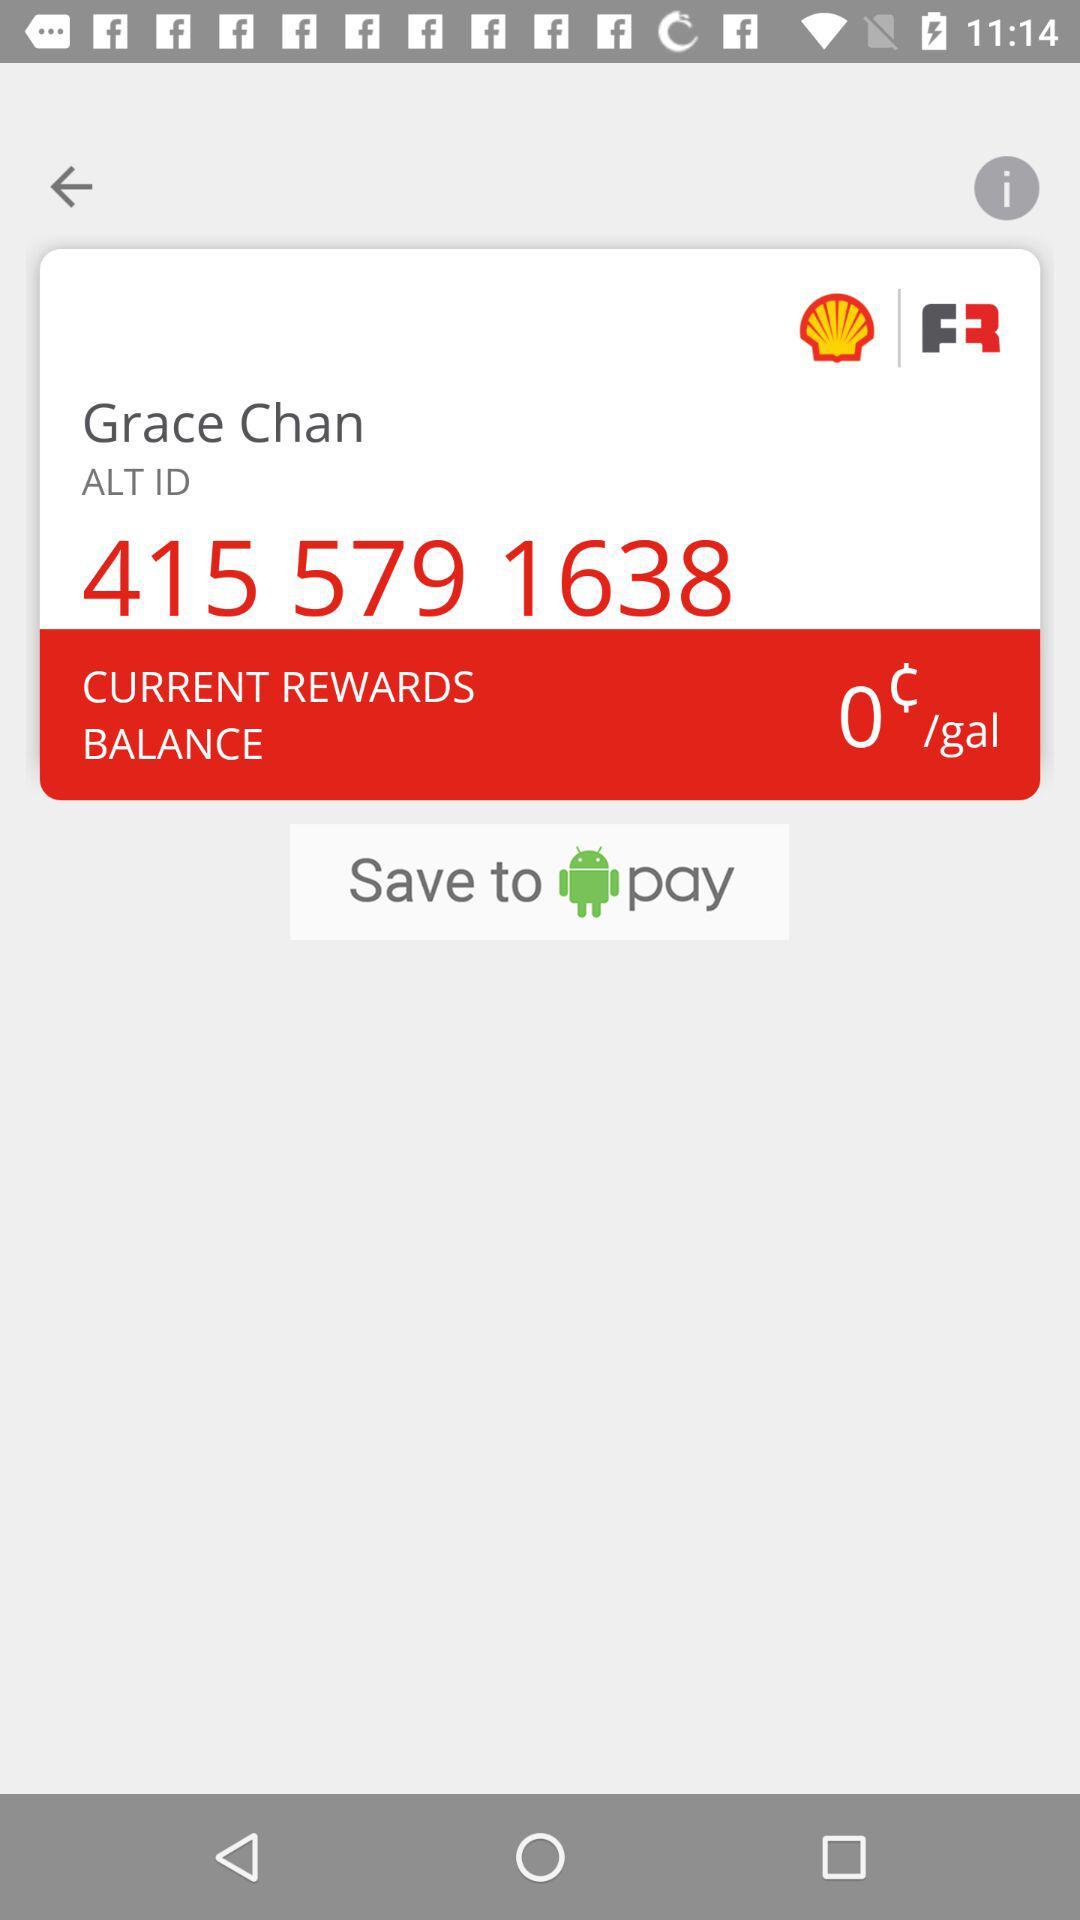 The width and height of the screenshot is (1080, 1920). Describe the element at coordinates (1006, 175) in the screenshot. I see `the info icon` at that location.